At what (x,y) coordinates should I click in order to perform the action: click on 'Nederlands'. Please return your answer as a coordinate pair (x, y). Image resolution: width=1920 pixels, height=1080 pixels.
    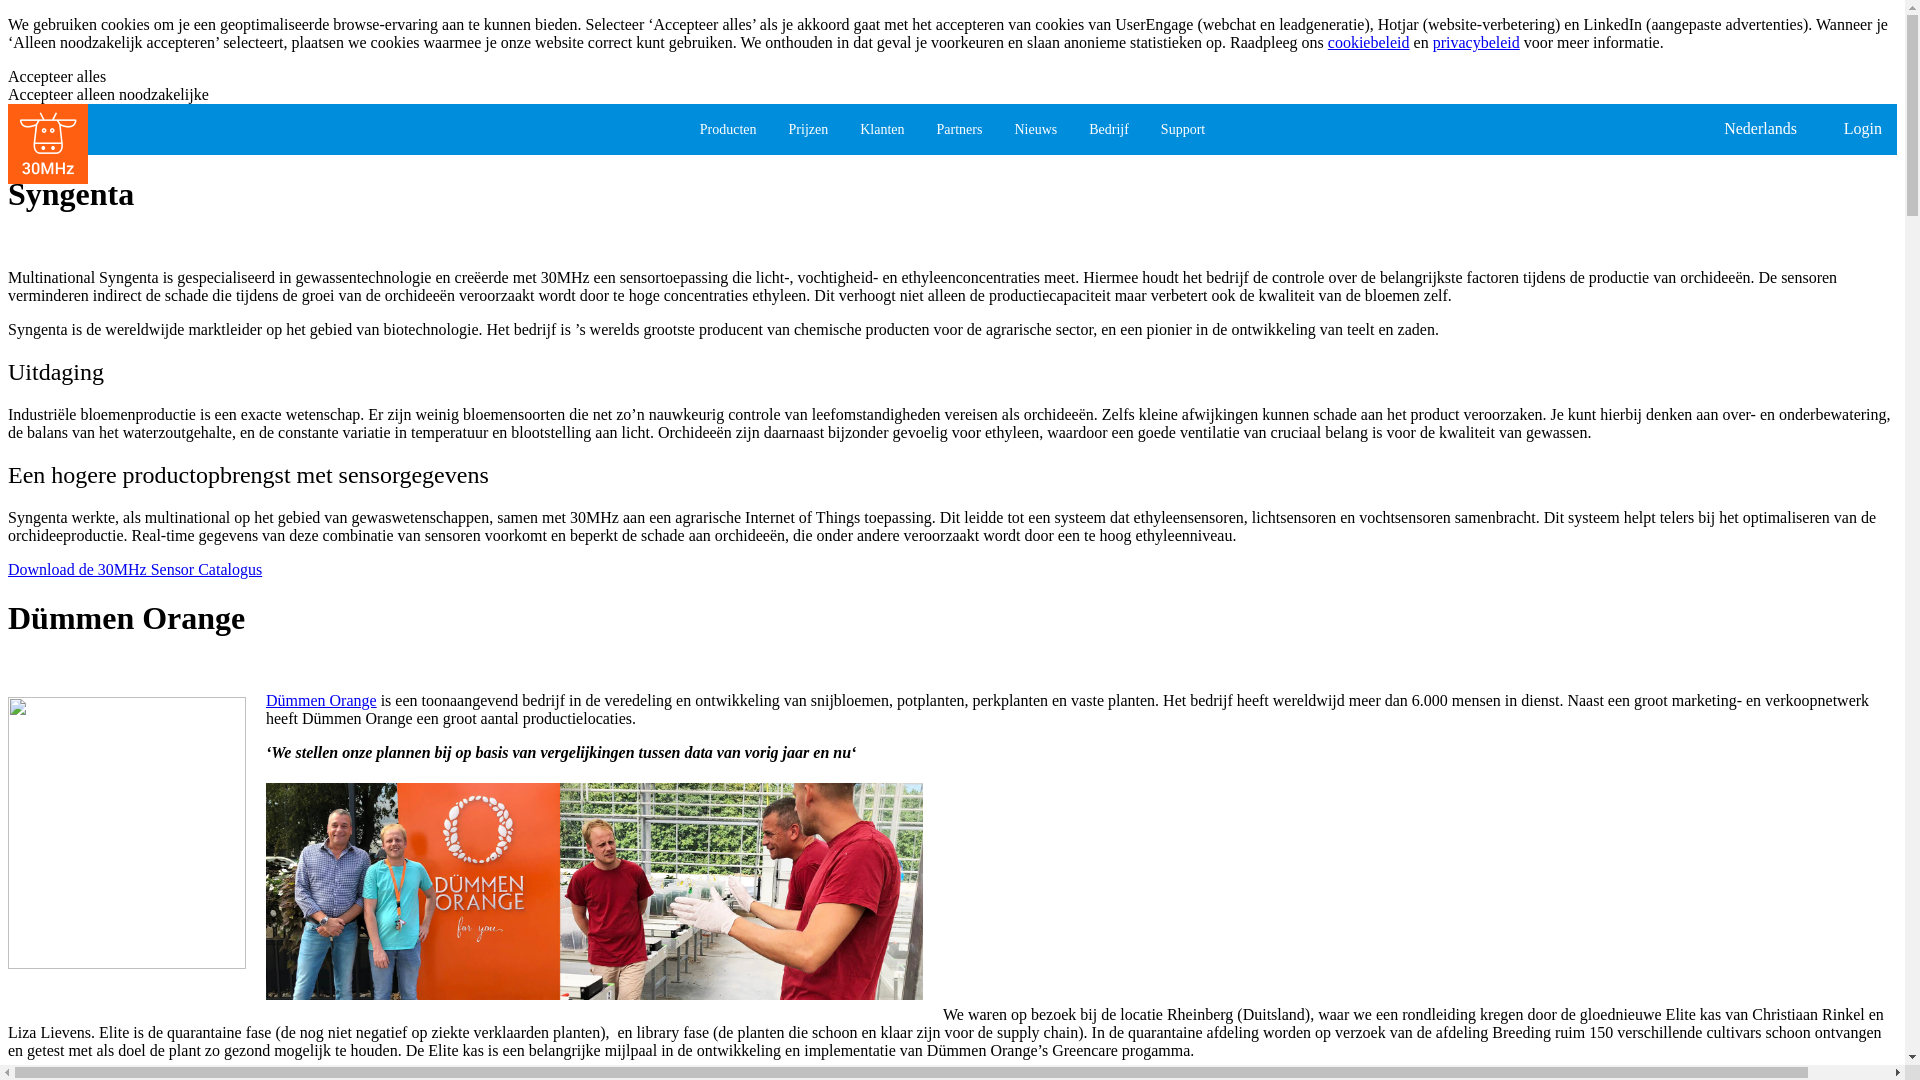
    Looking at the image, I should click on (1760, 128).